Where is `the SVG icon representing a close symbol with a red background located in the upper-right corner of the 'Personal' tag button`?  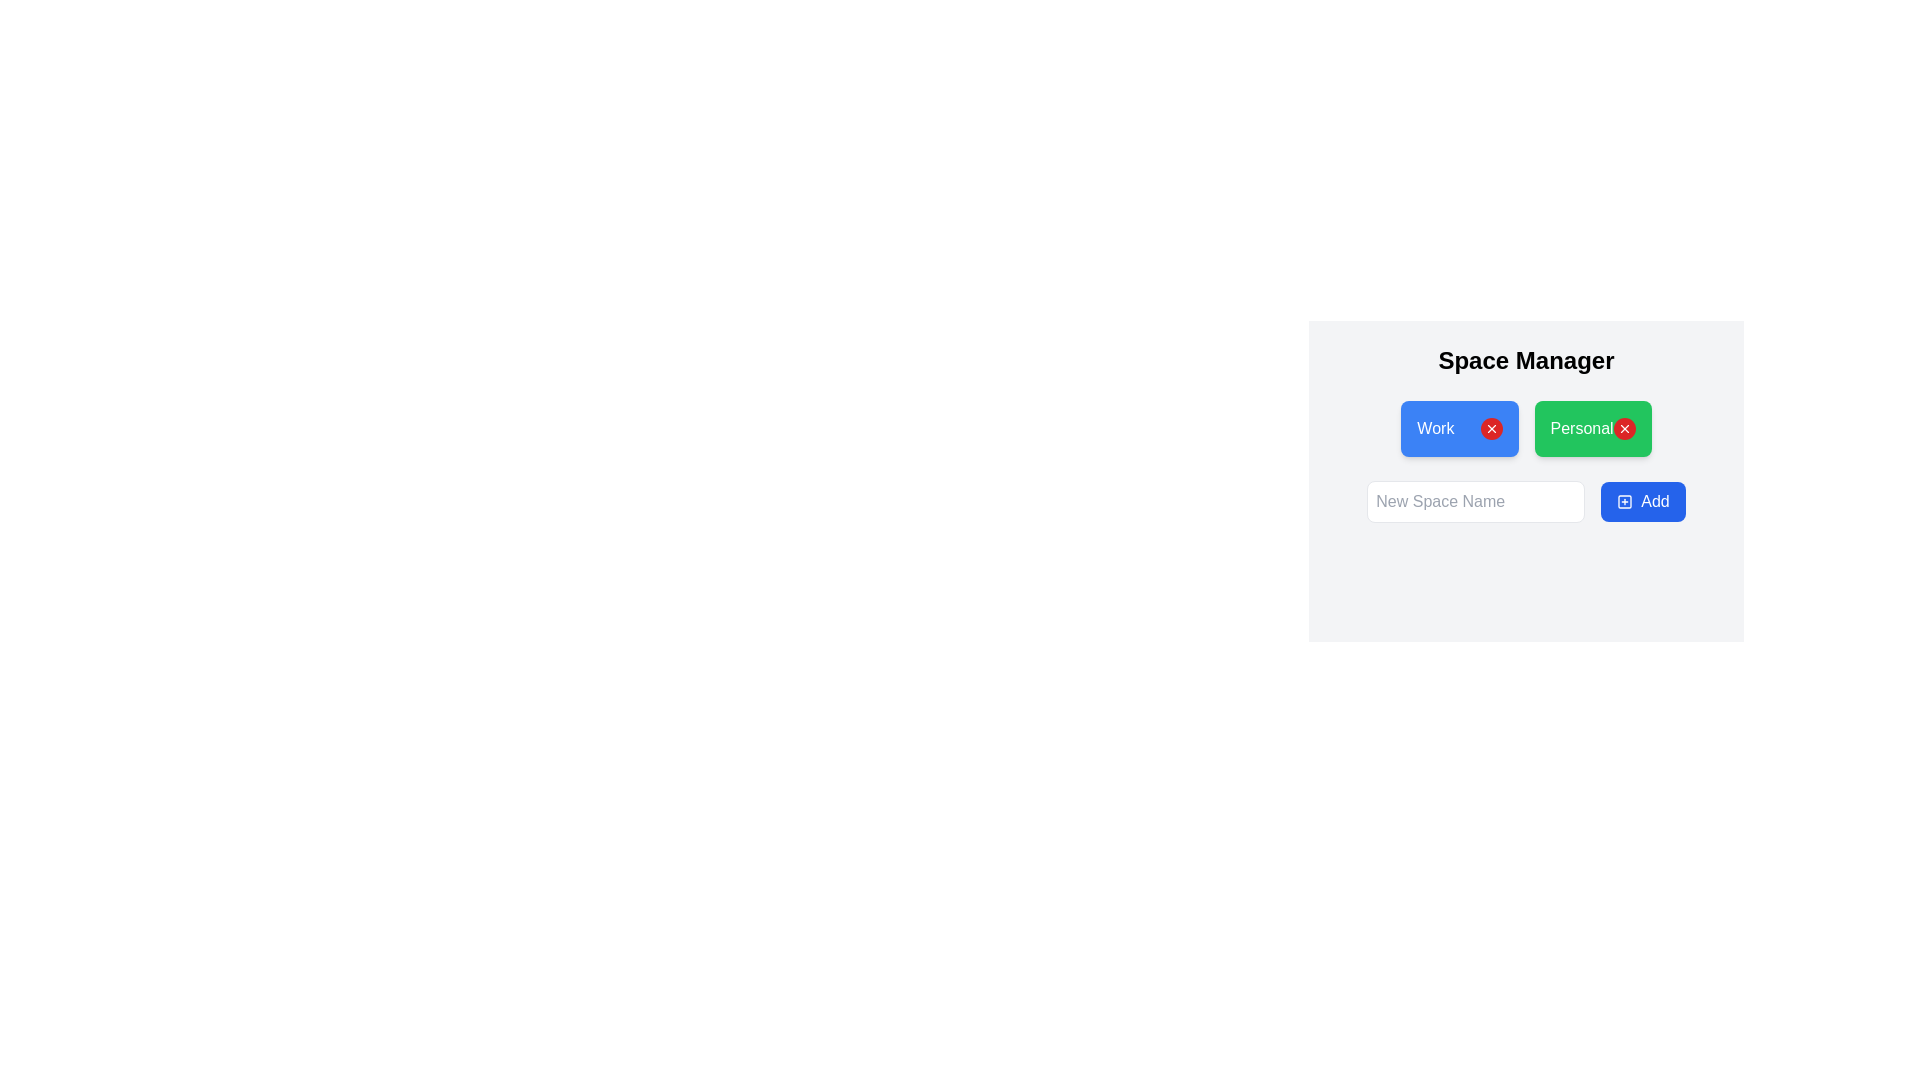 the SVG icon representing a close symbol with a red background located in the upper-right corner of the 'Personal' tag button is located at coordinates (1624, 427).